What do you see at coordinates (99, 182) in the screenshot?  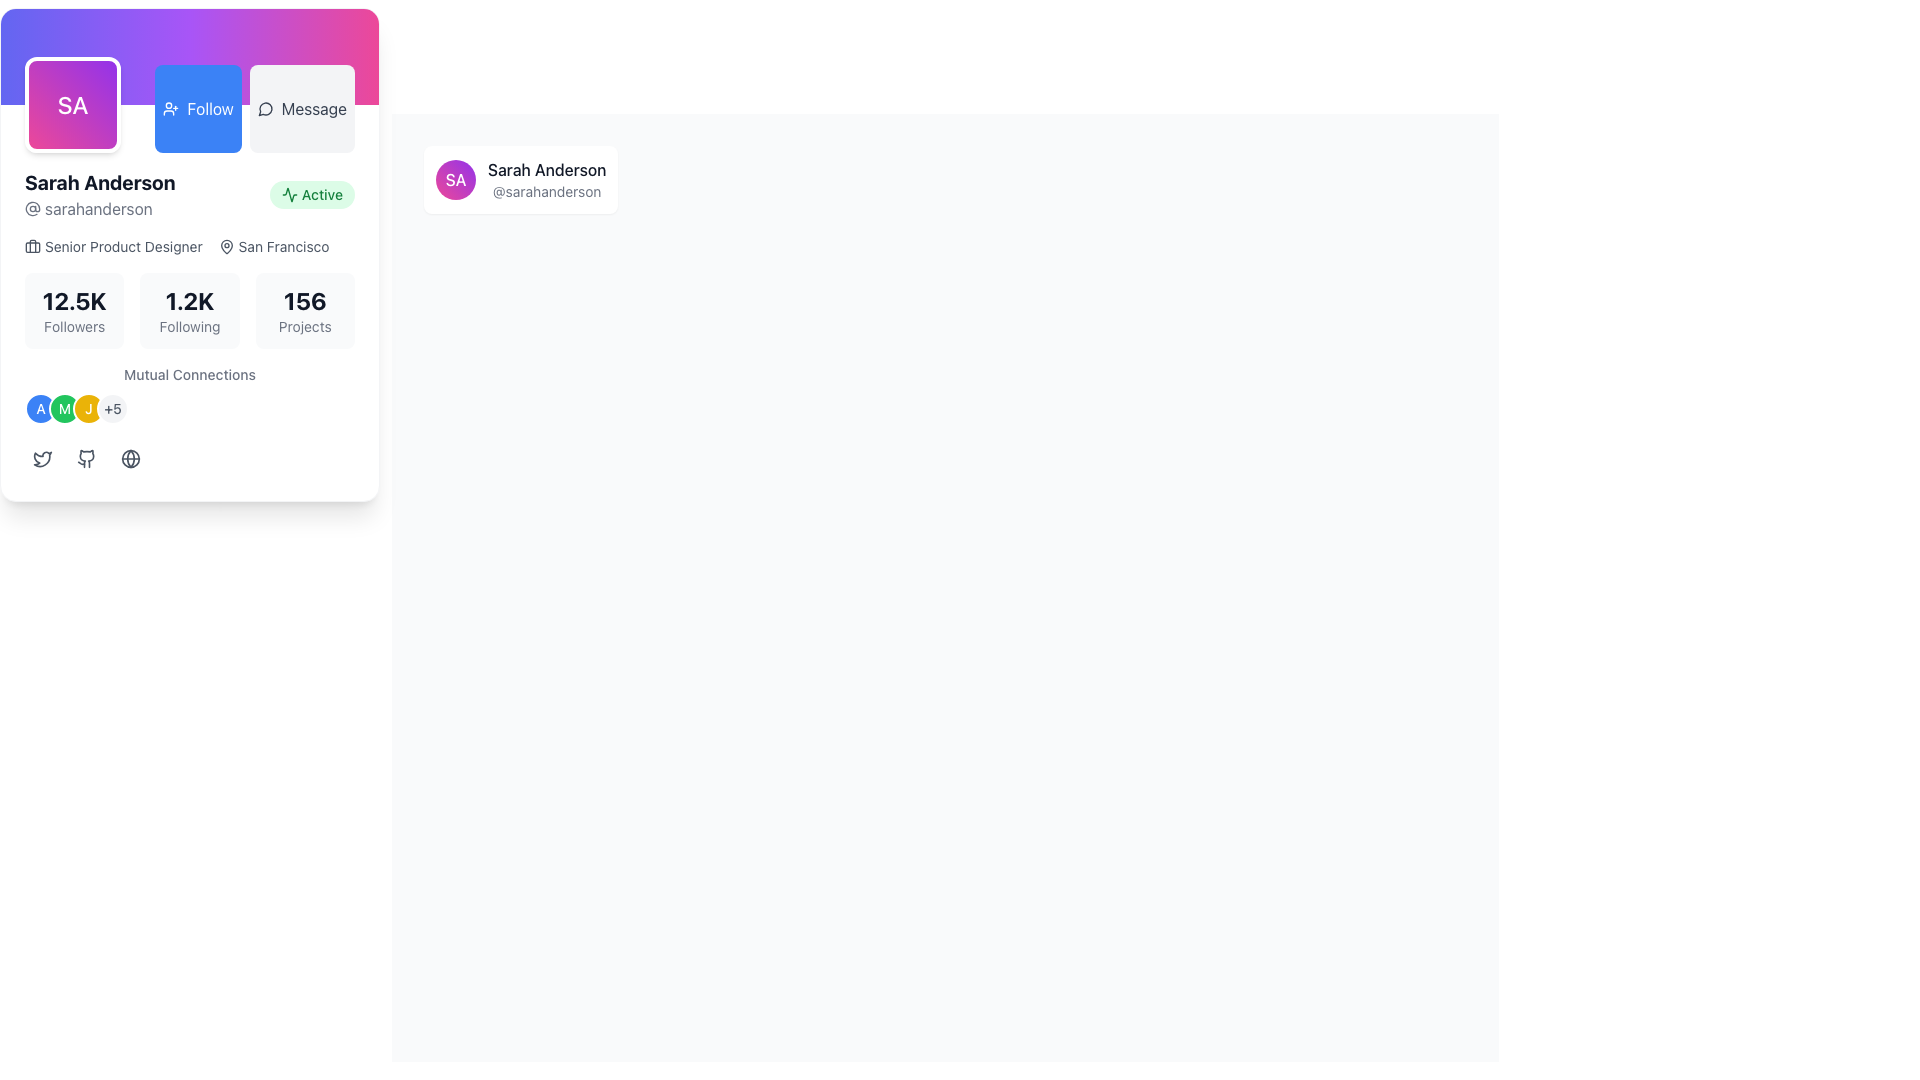 I see `the Text Label that identifies the user's full name in the profile card, located beneath the circular avatar labeled 'SA'` at bounding box center [99, 182].